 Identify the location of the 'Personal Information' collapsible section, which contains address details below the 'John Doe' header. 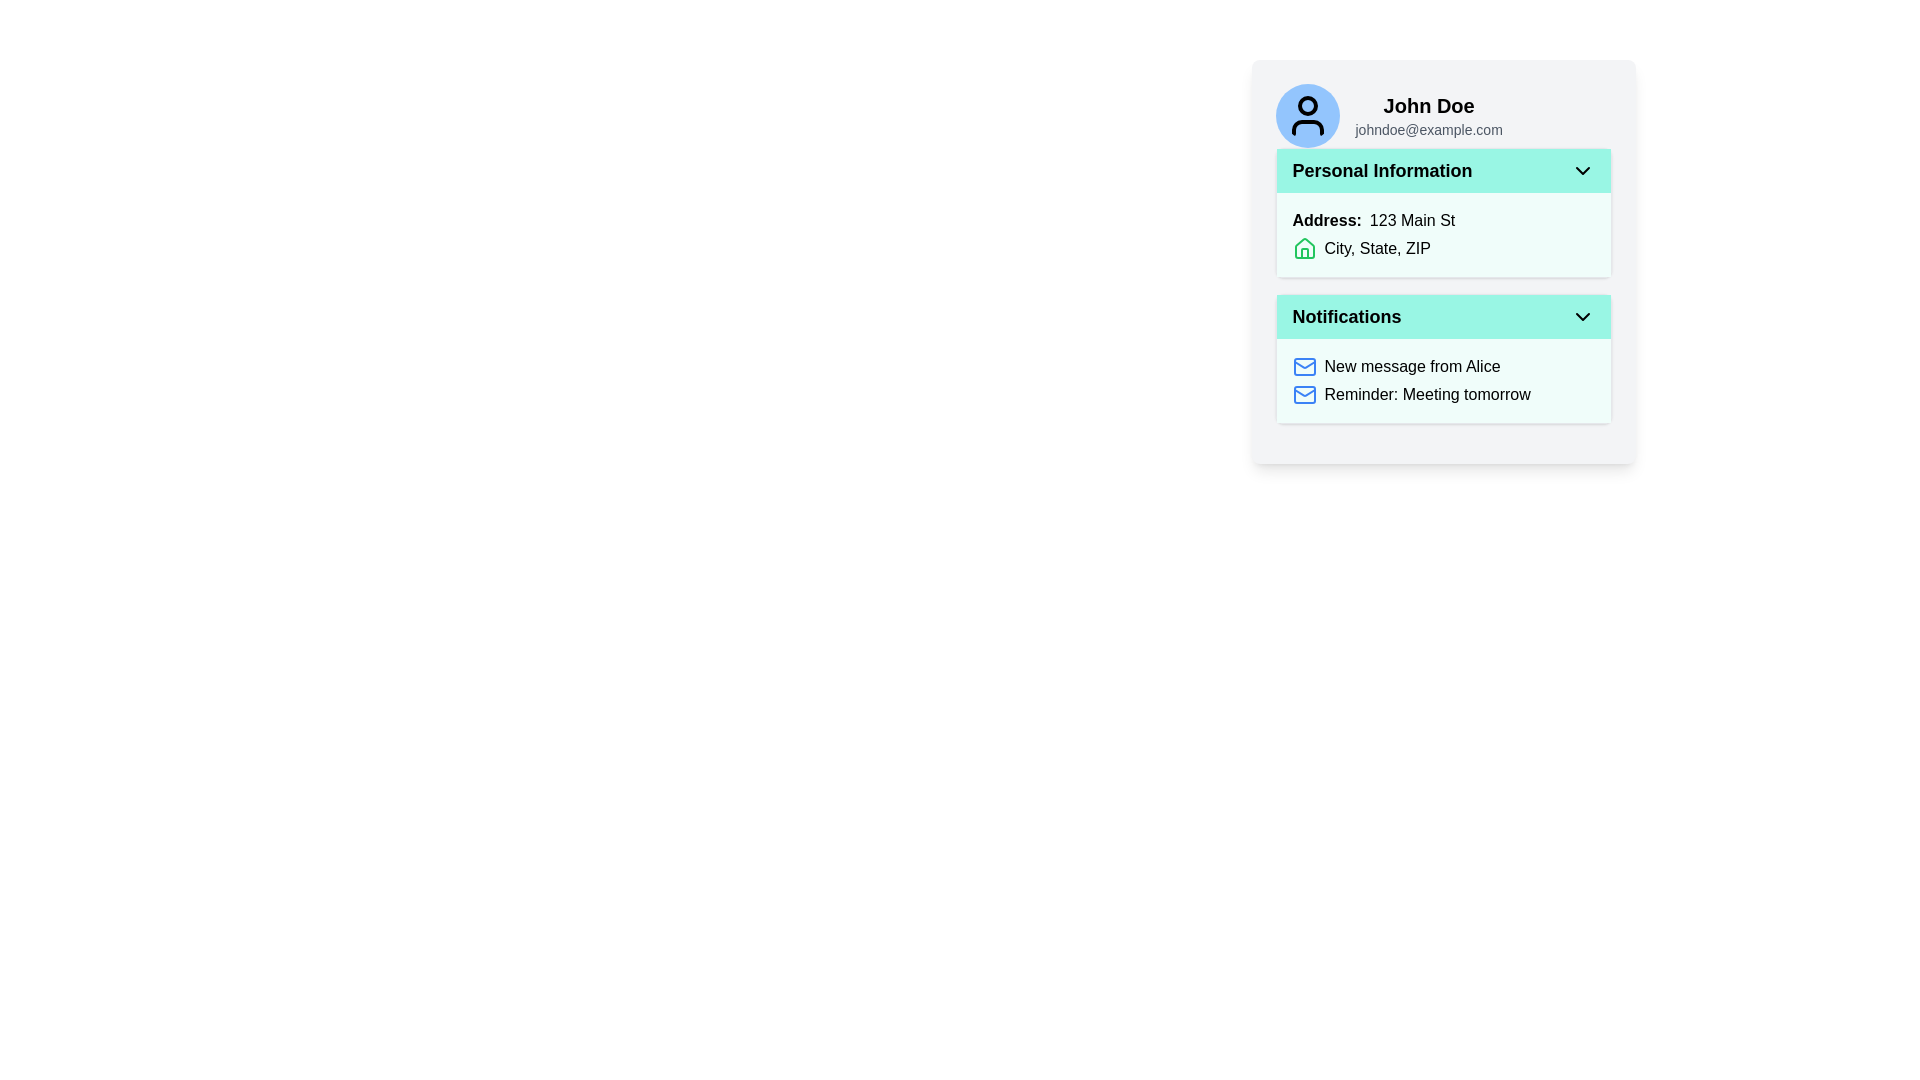
(1443, 212).